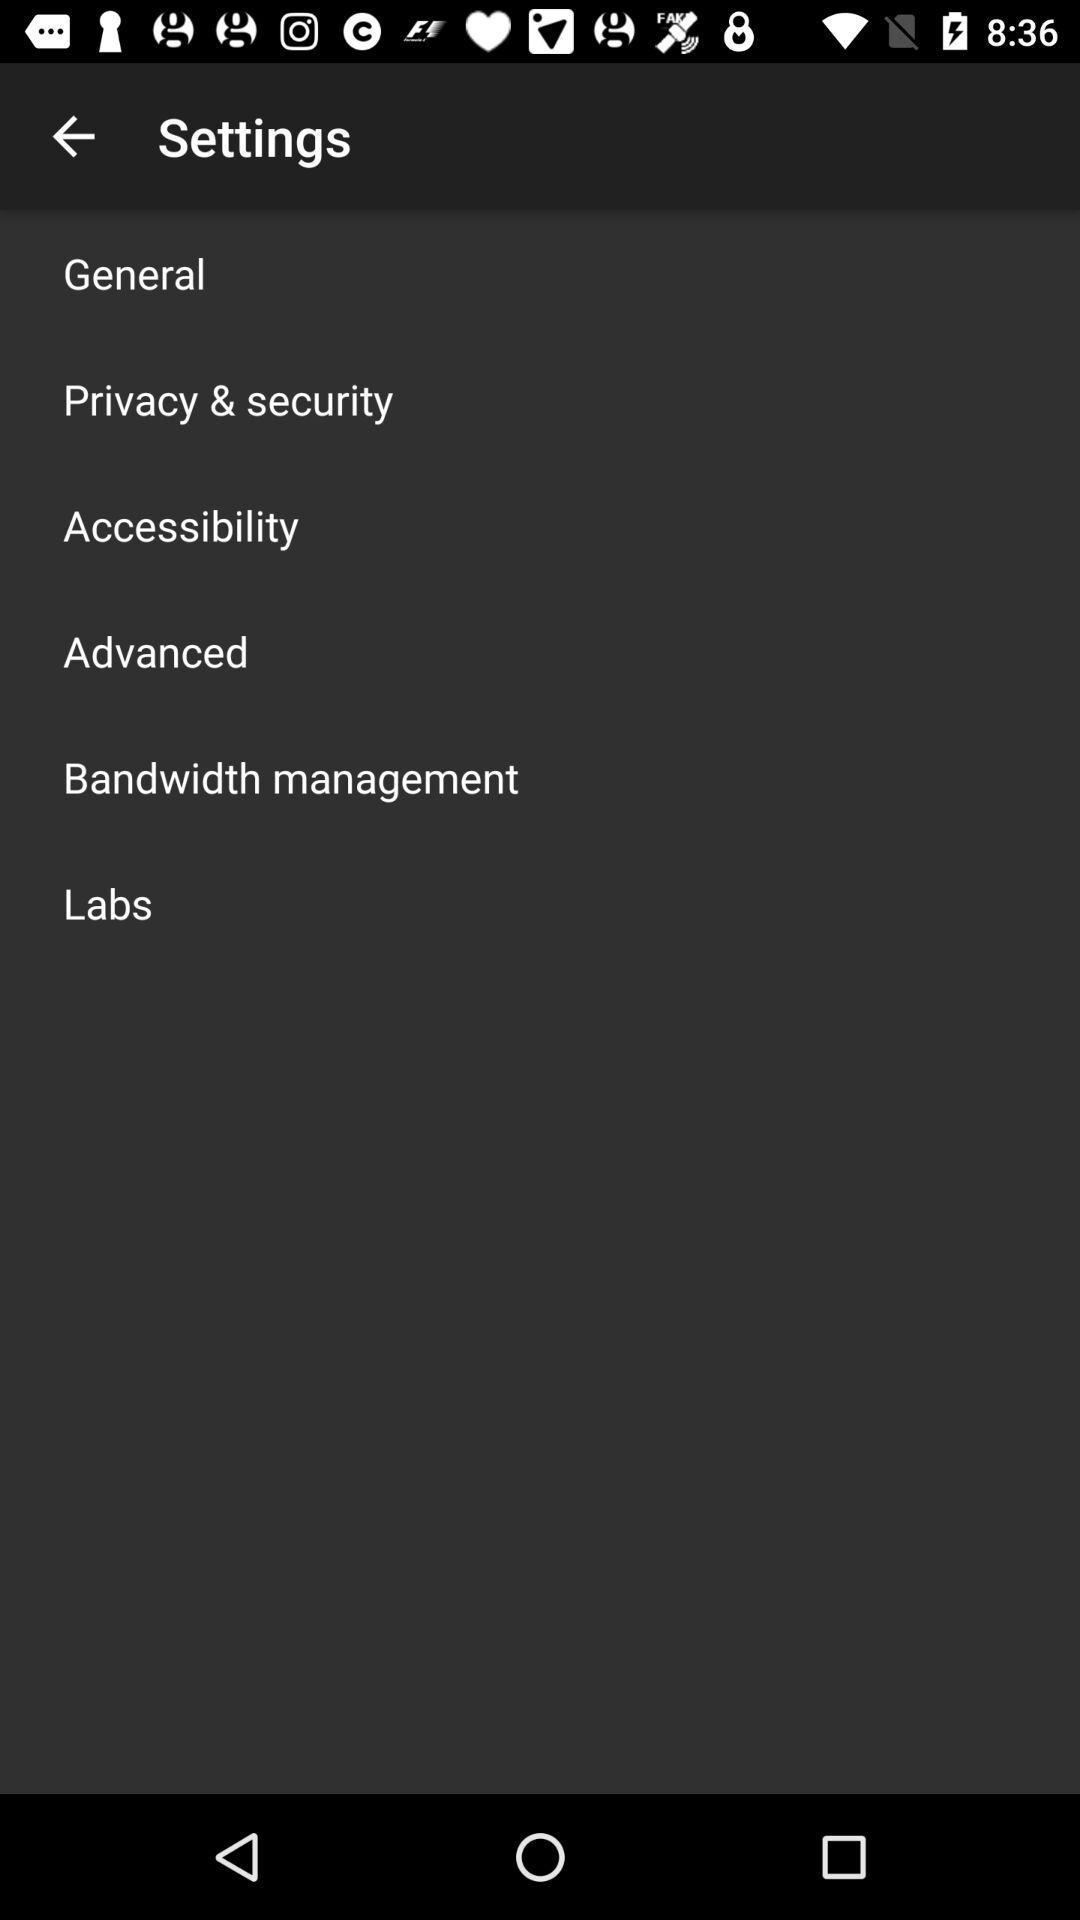 This screenshot has width=1080, height=1920. I want to click on the item next to the settings, so click(72, 135).